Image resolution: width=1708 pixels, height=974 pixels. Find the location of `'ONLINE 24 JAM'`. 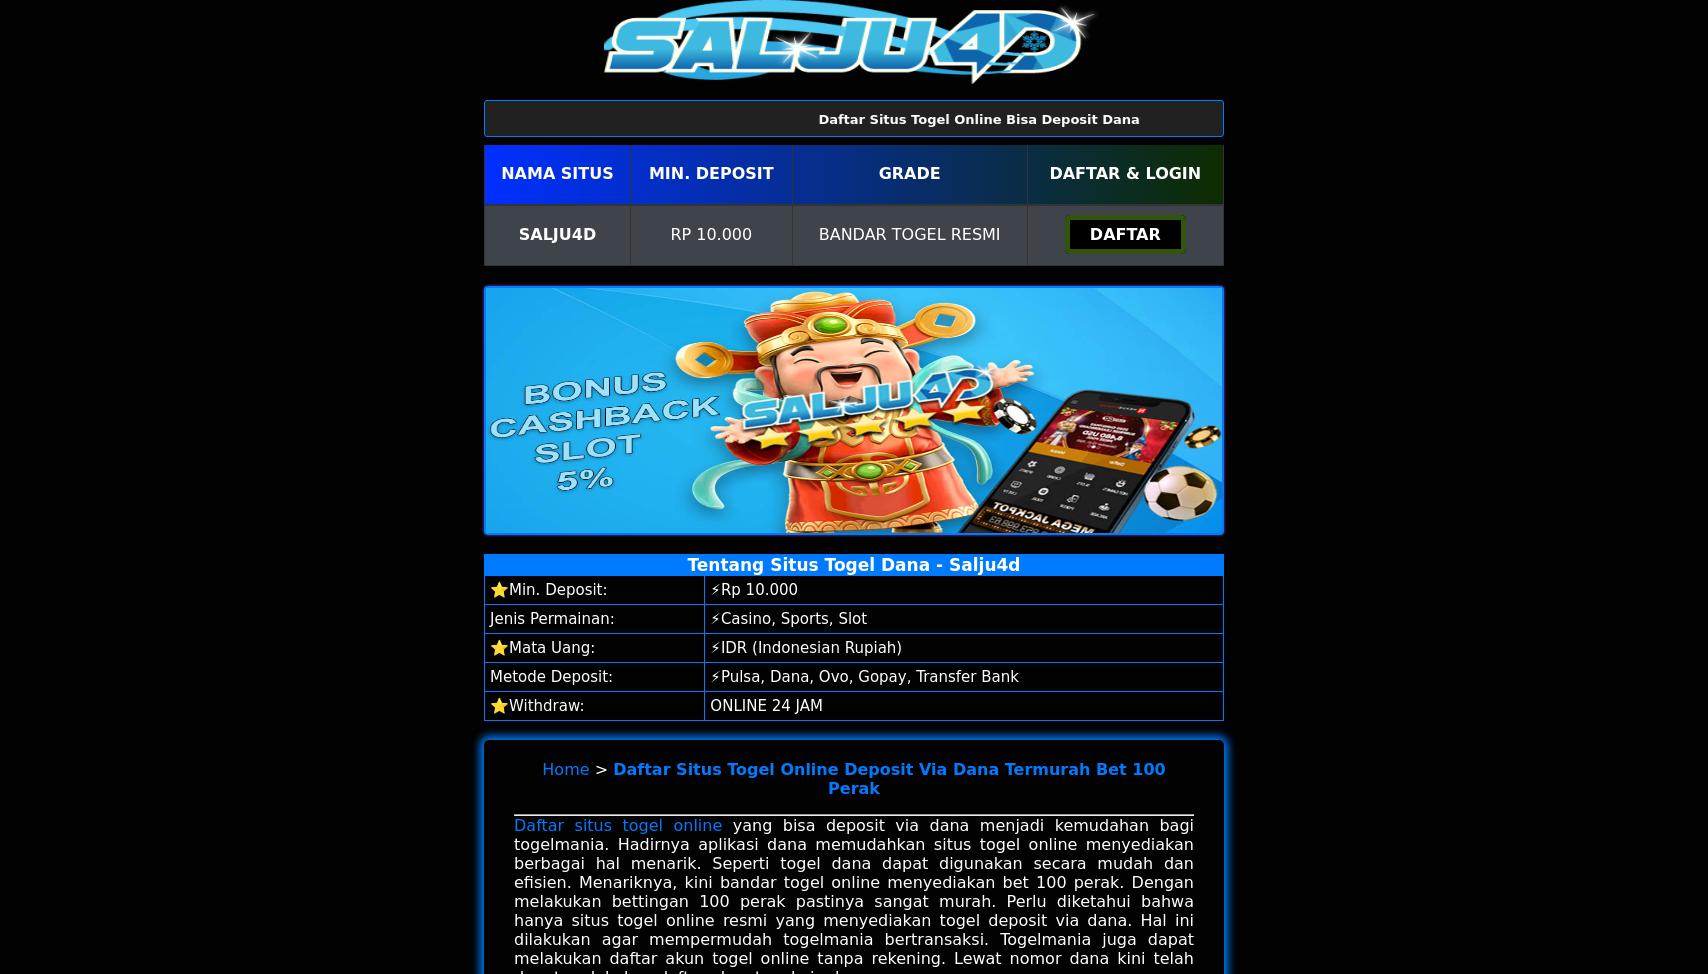

'ONLINE 24 JAM' is located at coordinates (766, 705).